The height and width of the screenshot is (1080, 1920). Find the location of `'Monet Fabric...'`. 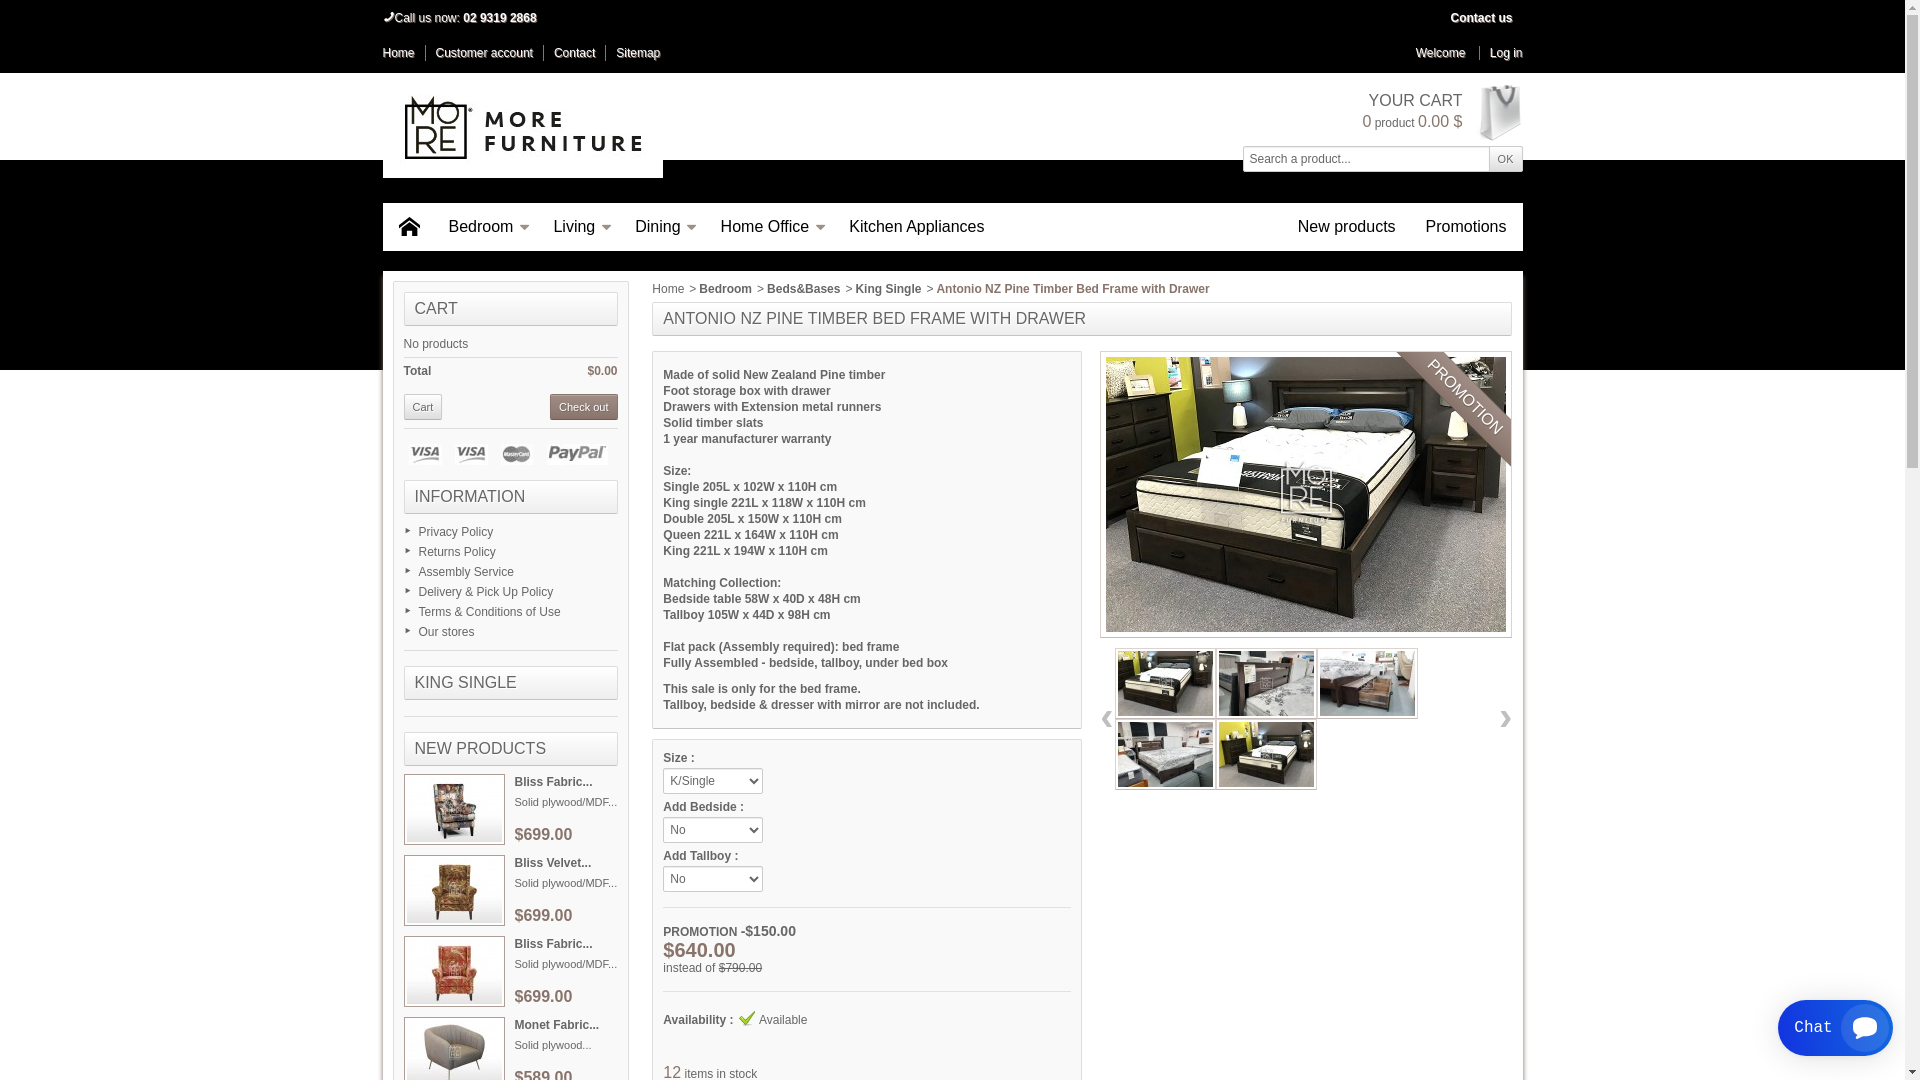

'Monet Fabric...' is located at coordinates (556, 1025).